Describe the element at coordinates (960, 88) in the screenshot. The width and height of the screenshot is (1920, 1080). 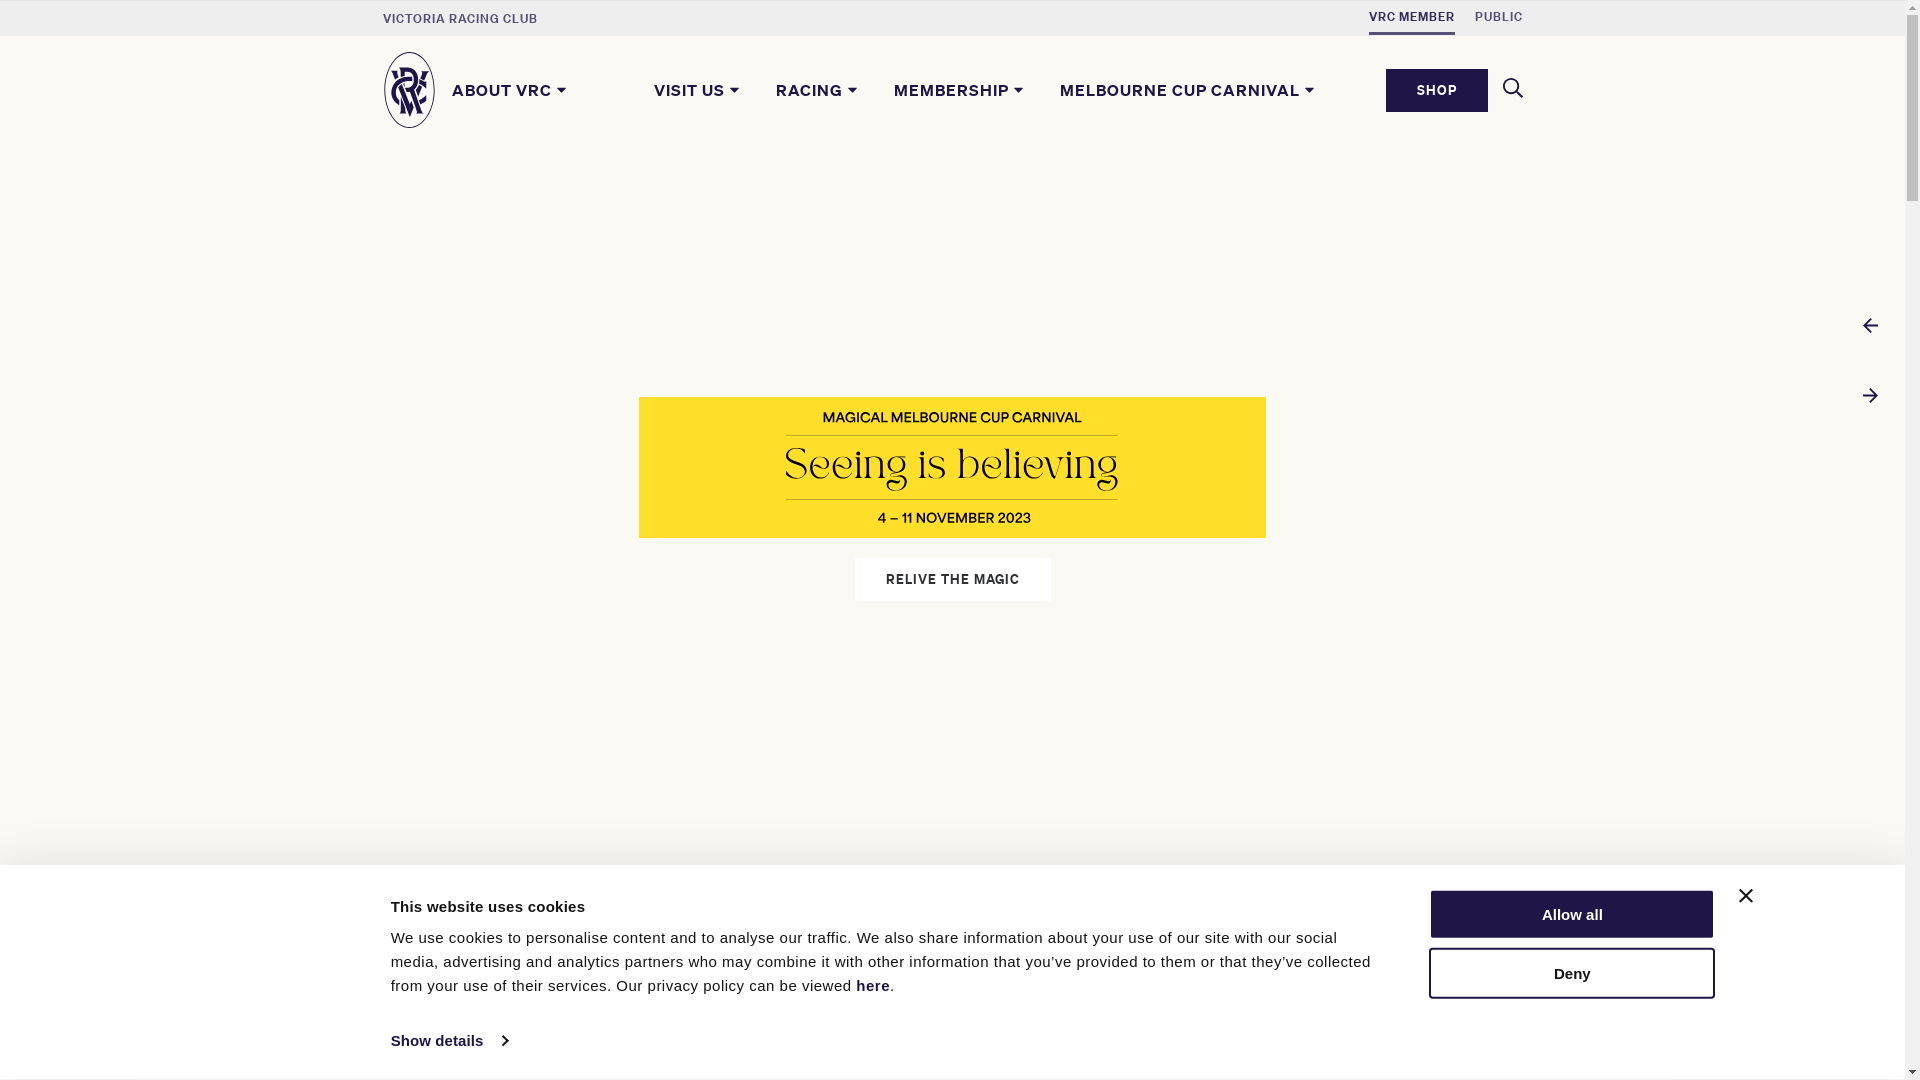
I see `'MEMBERSHIP'` at that location.